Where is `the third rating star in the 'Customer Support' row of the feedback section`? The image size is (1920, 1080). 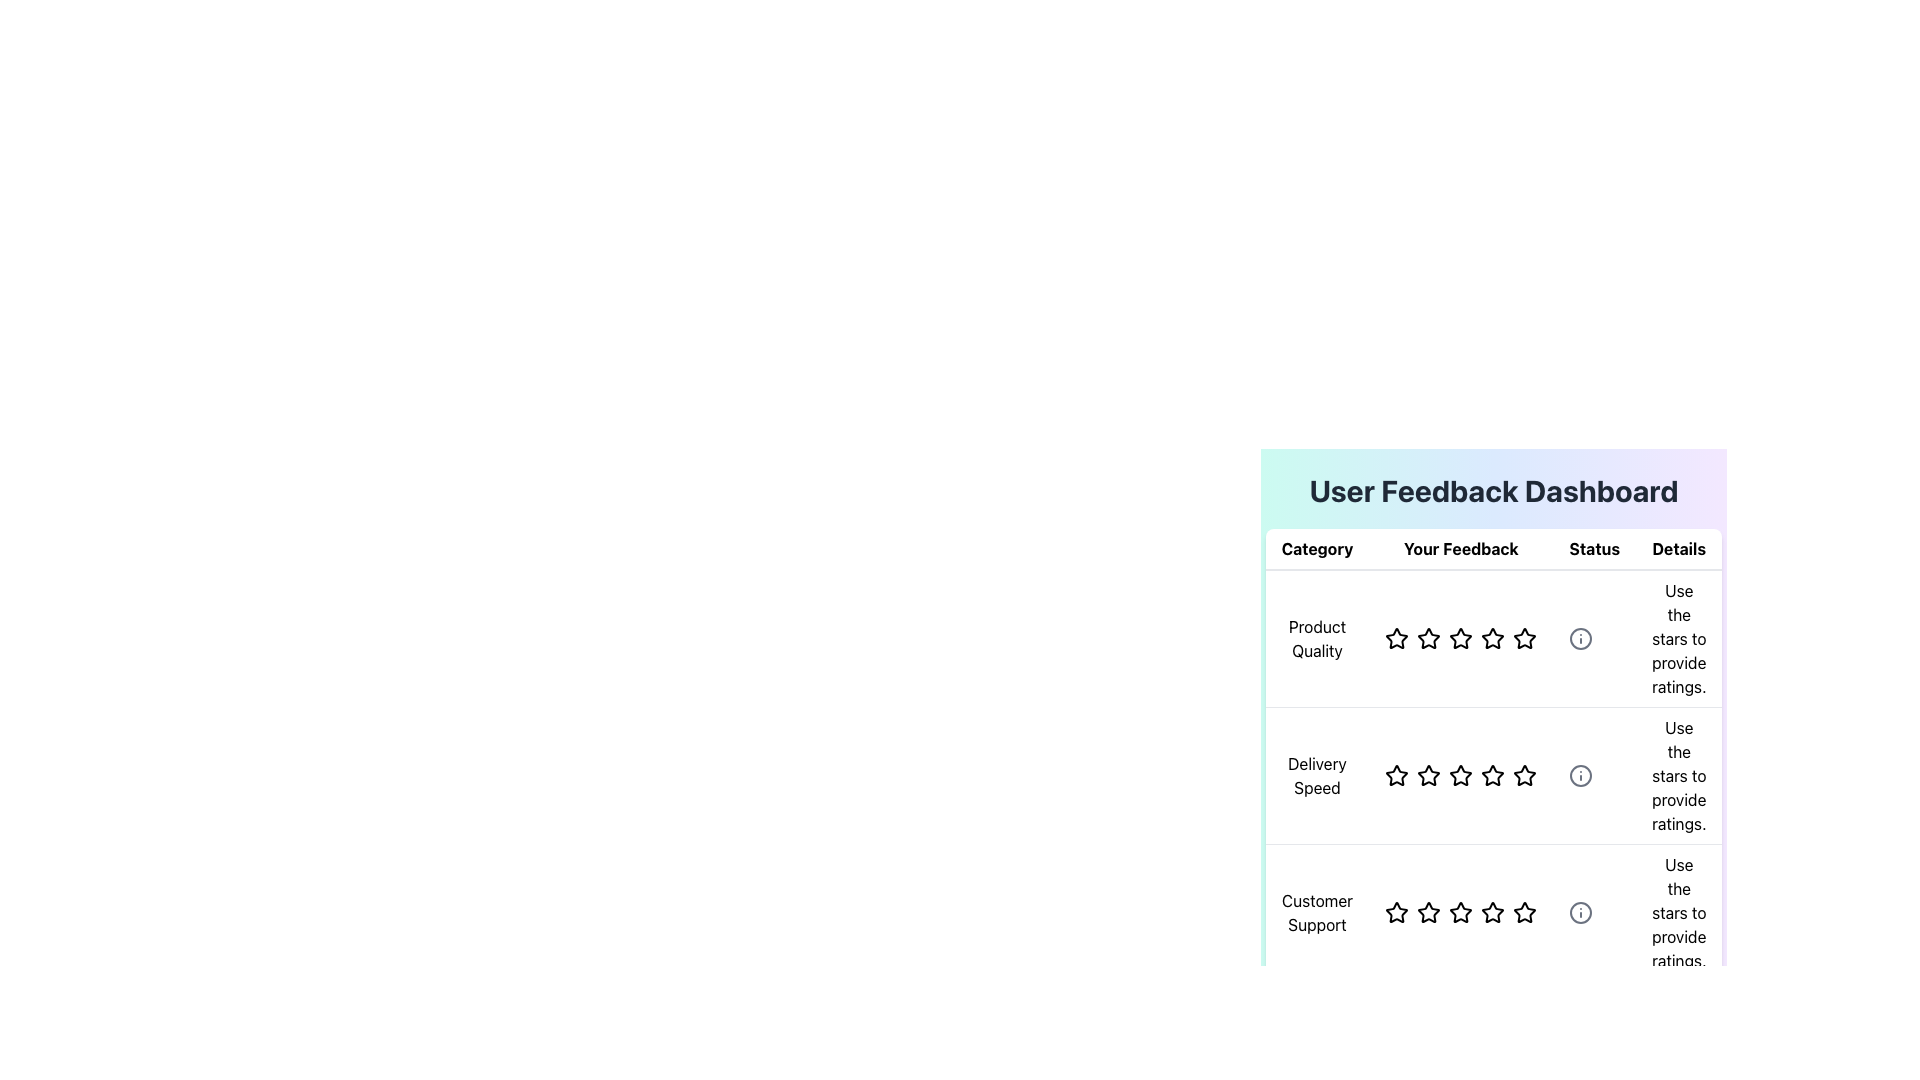
the third rating star in the 'Customer Support' row of the feedback section is located at coordinates (1461, 913).